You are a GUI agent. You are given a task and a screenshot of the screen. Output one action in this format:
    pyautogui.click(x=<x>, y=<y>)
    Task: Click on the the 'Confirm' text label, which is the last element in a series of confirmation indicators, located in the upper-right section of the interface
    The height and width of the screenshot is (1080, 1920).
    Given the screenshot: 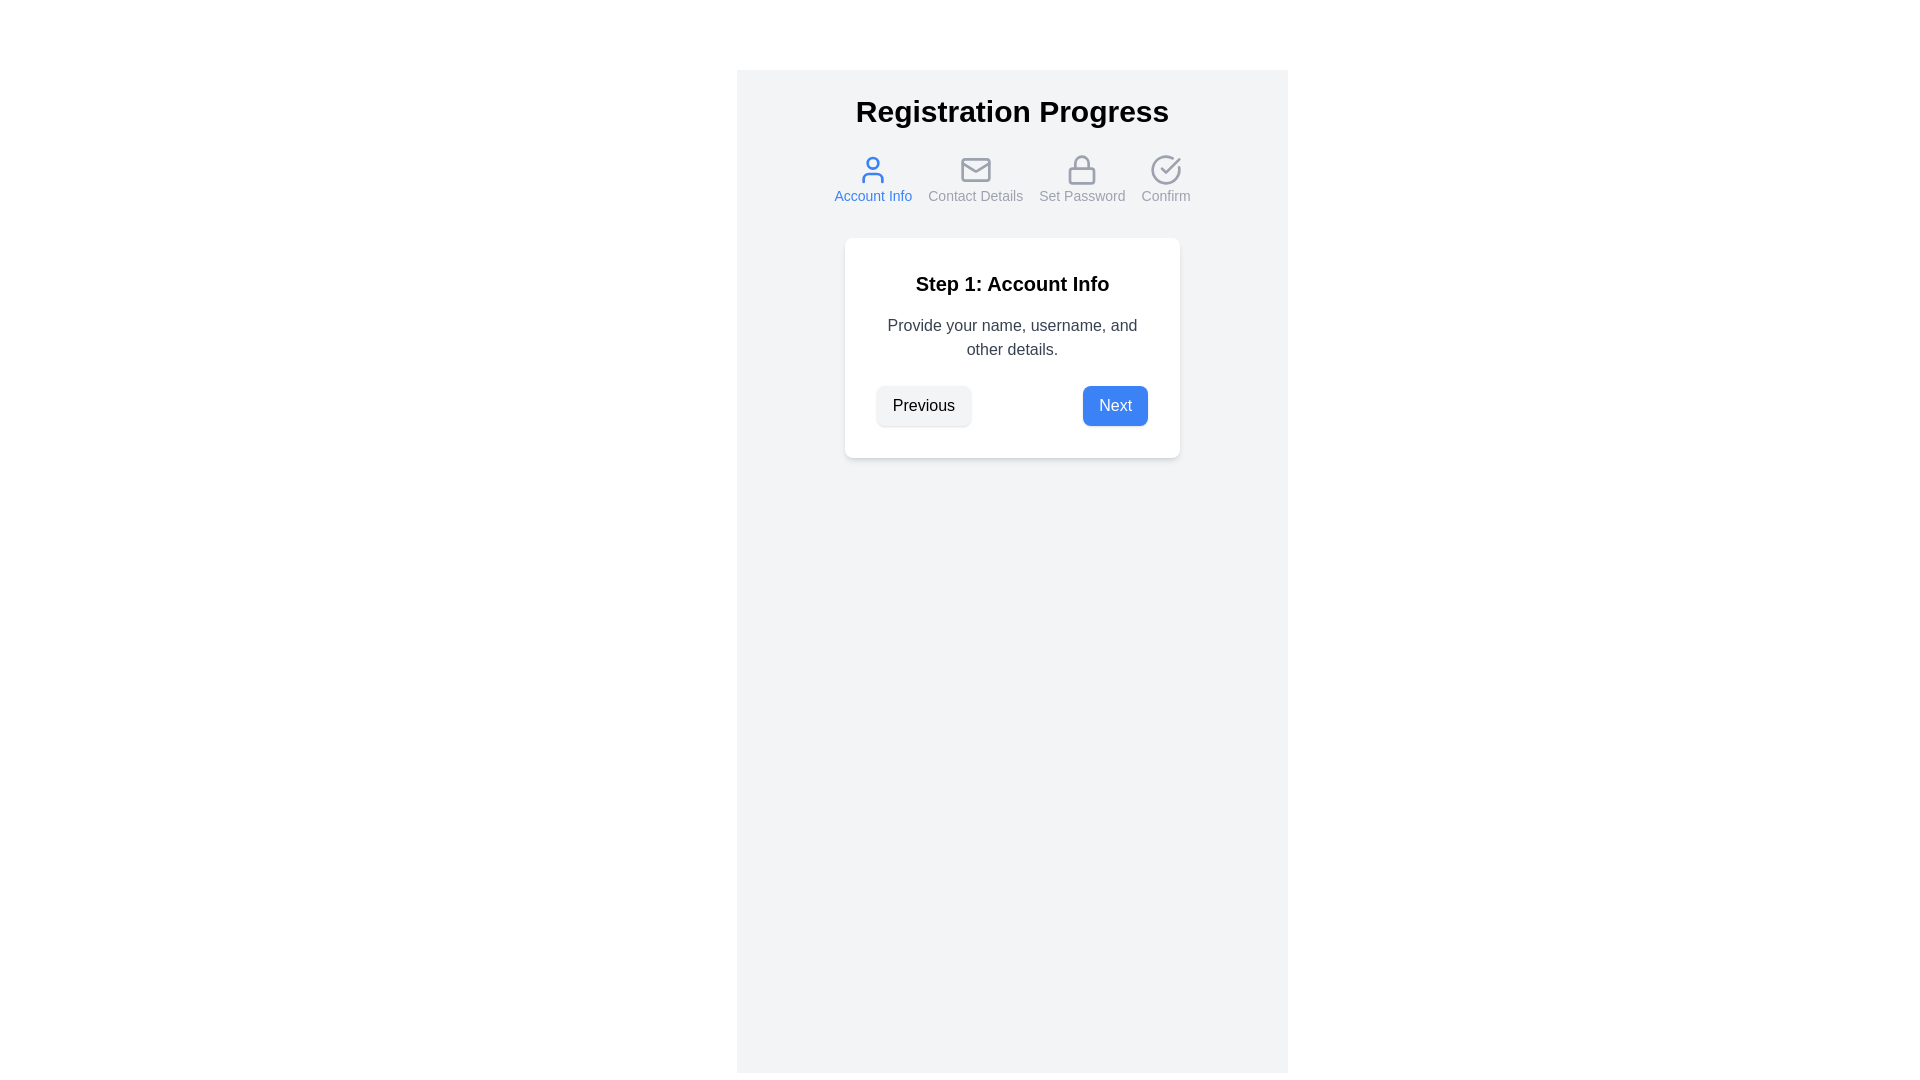 What is the action you would take?
    pyautogui.click(x=1166, y=196)
    